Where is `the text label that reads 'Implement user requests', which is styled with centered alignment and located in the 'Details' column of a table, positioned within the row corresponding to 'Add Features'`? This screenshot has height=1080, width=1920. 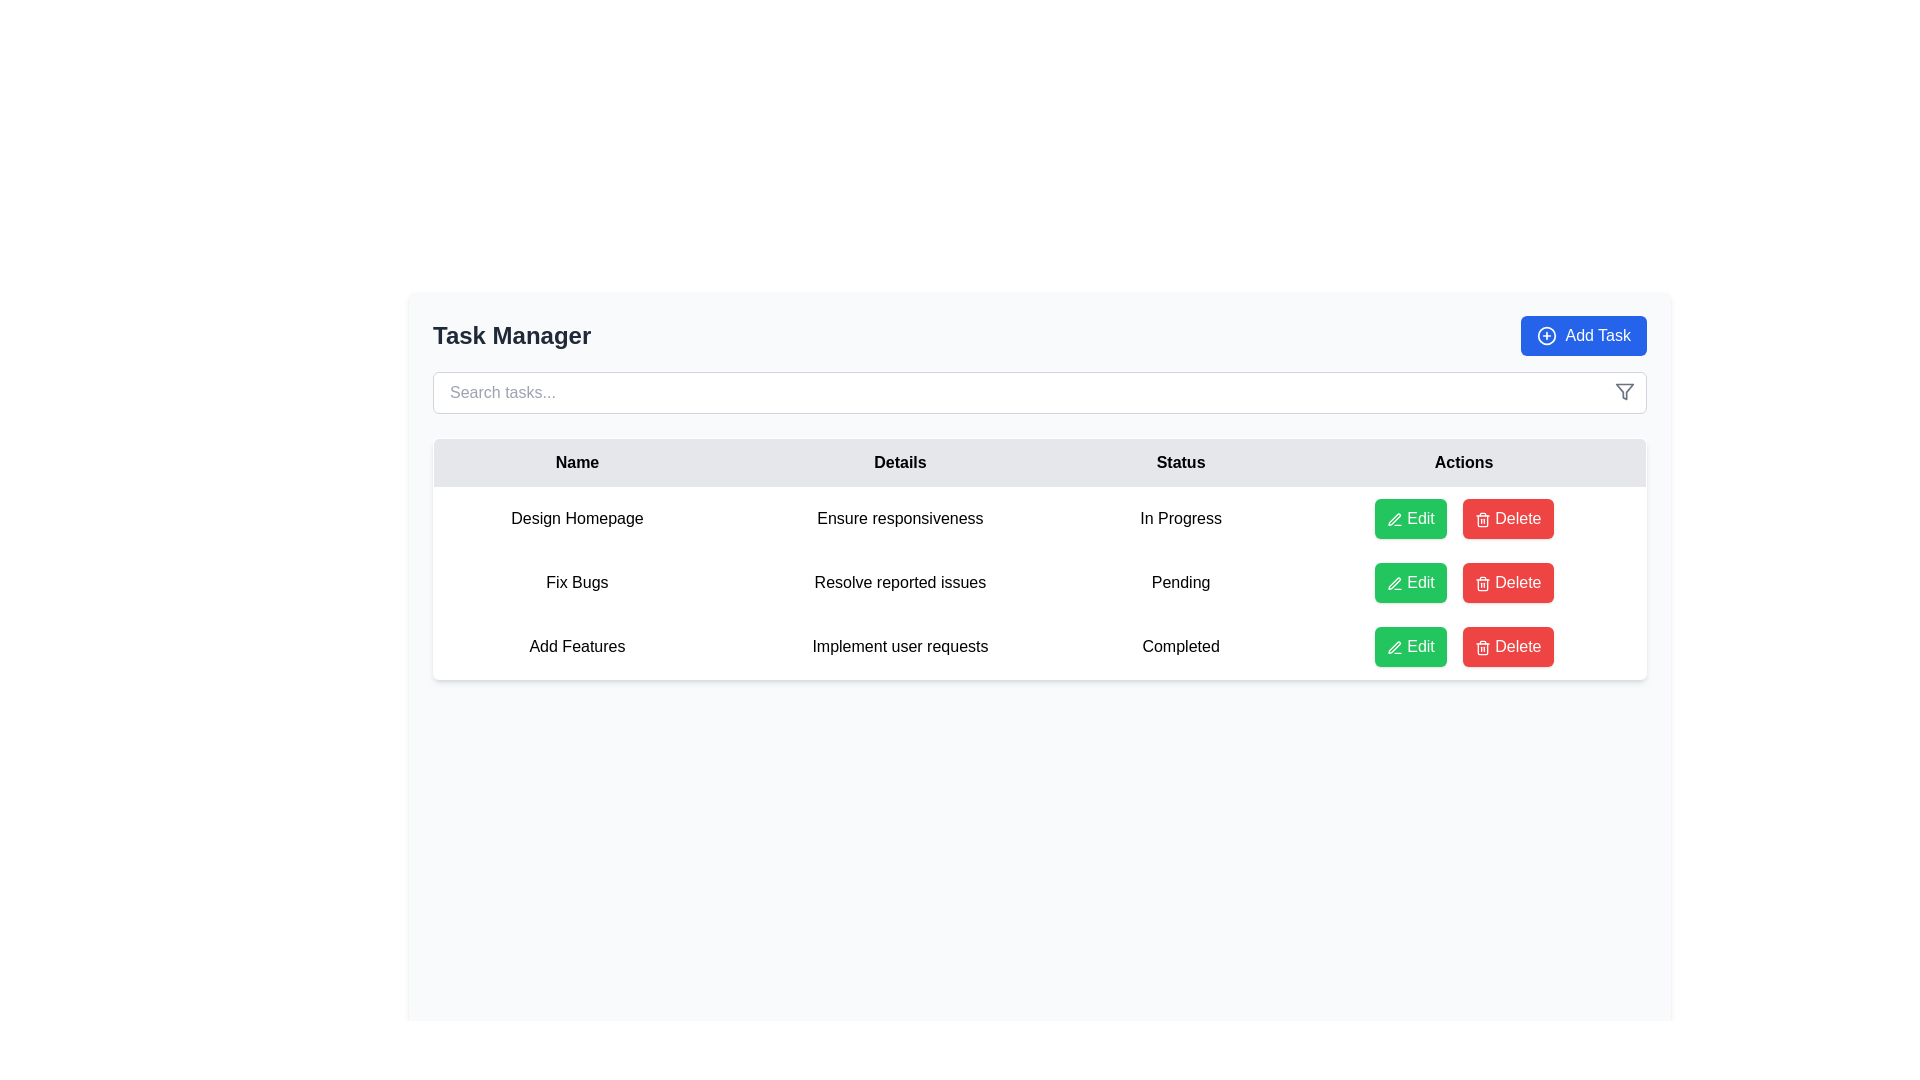 the text label that reads 'Implement user requests', which is styled with centered alignment and located in the 'Details' column of a table, positioned within the row corresponding to 'Add Features' is located at coordinates (899, 647).